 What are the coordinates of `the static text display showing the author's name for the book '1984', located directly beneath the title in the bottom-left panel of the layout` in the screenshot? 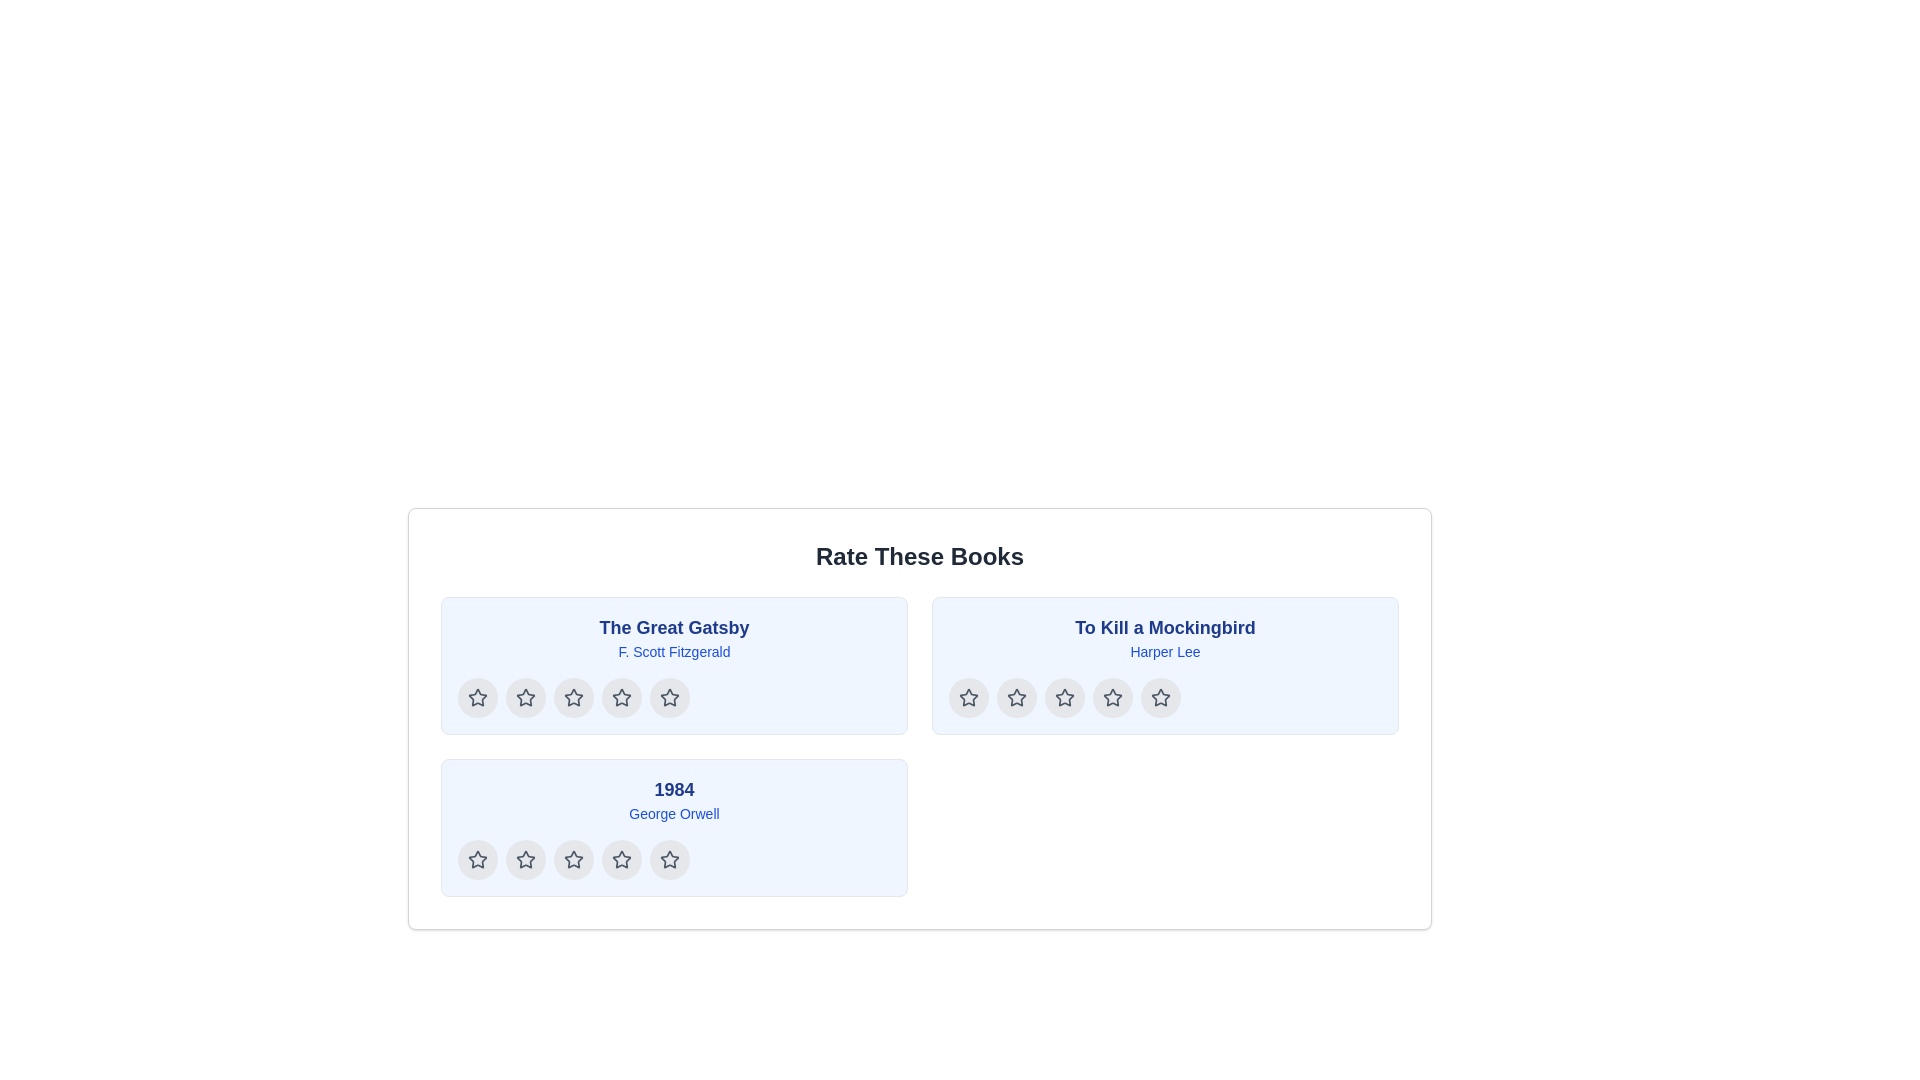 It's located at (674, 813).